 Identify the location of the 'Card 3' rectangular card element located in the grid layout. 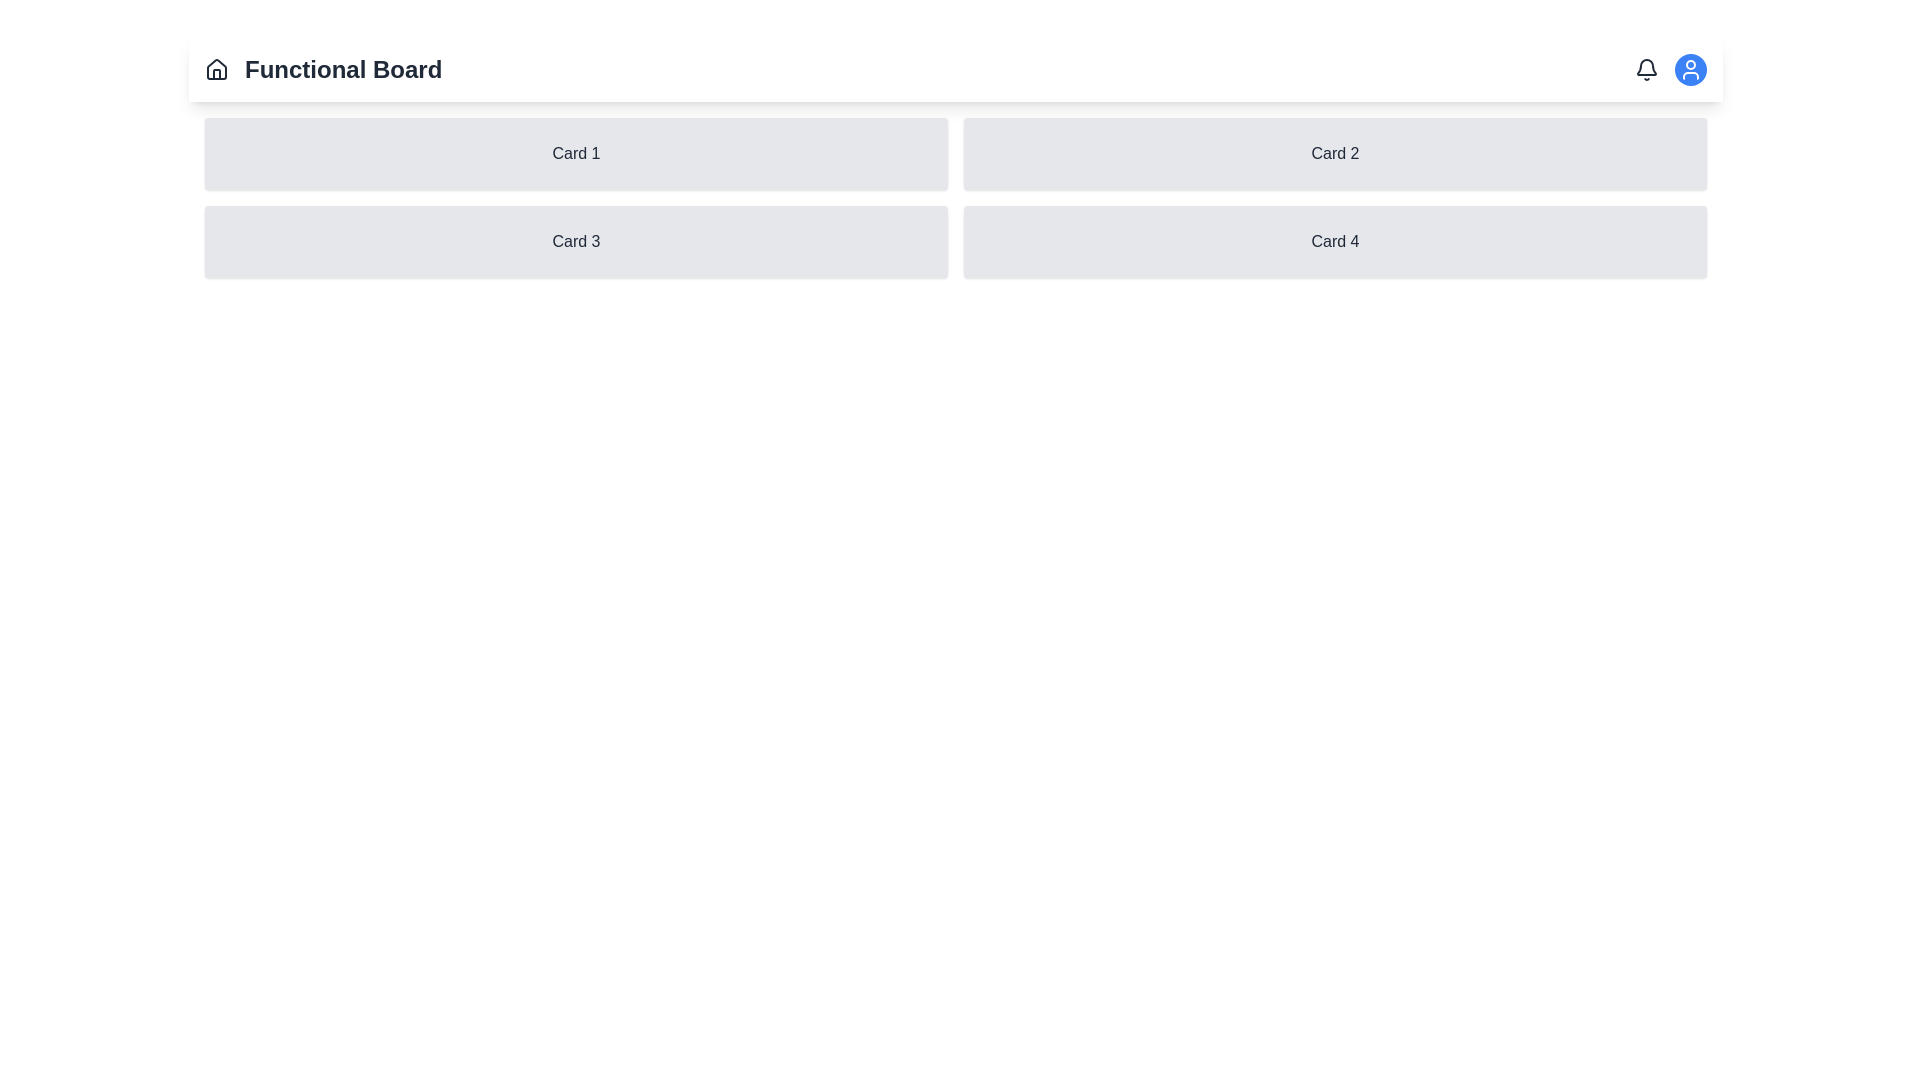
(575, 241).